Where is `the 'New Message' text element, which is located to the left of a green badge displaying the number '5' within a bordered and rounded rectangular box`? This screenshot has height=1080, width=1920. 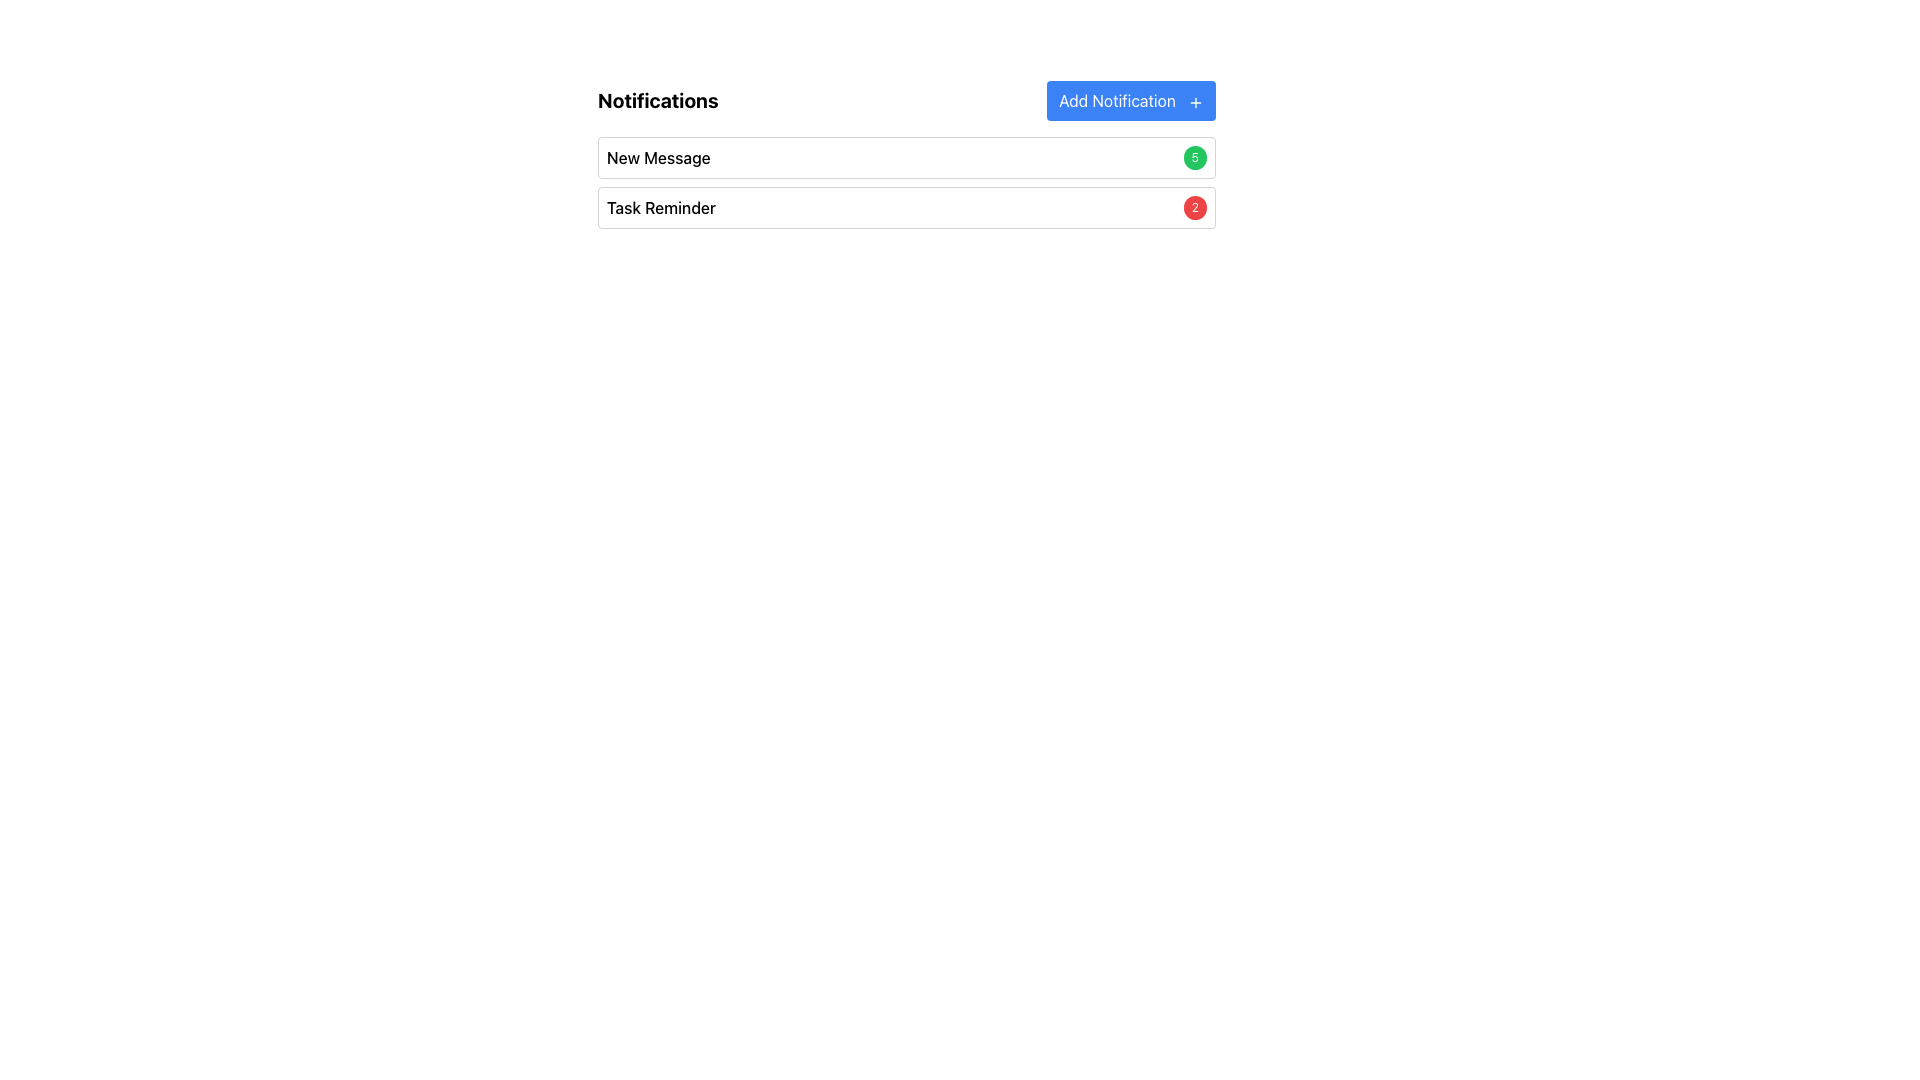 the 'New Message' text element, which is located to the left of a green badge displaying the number '5' within a bordered and rounded rectangular box is located at coordinates (658, 157).